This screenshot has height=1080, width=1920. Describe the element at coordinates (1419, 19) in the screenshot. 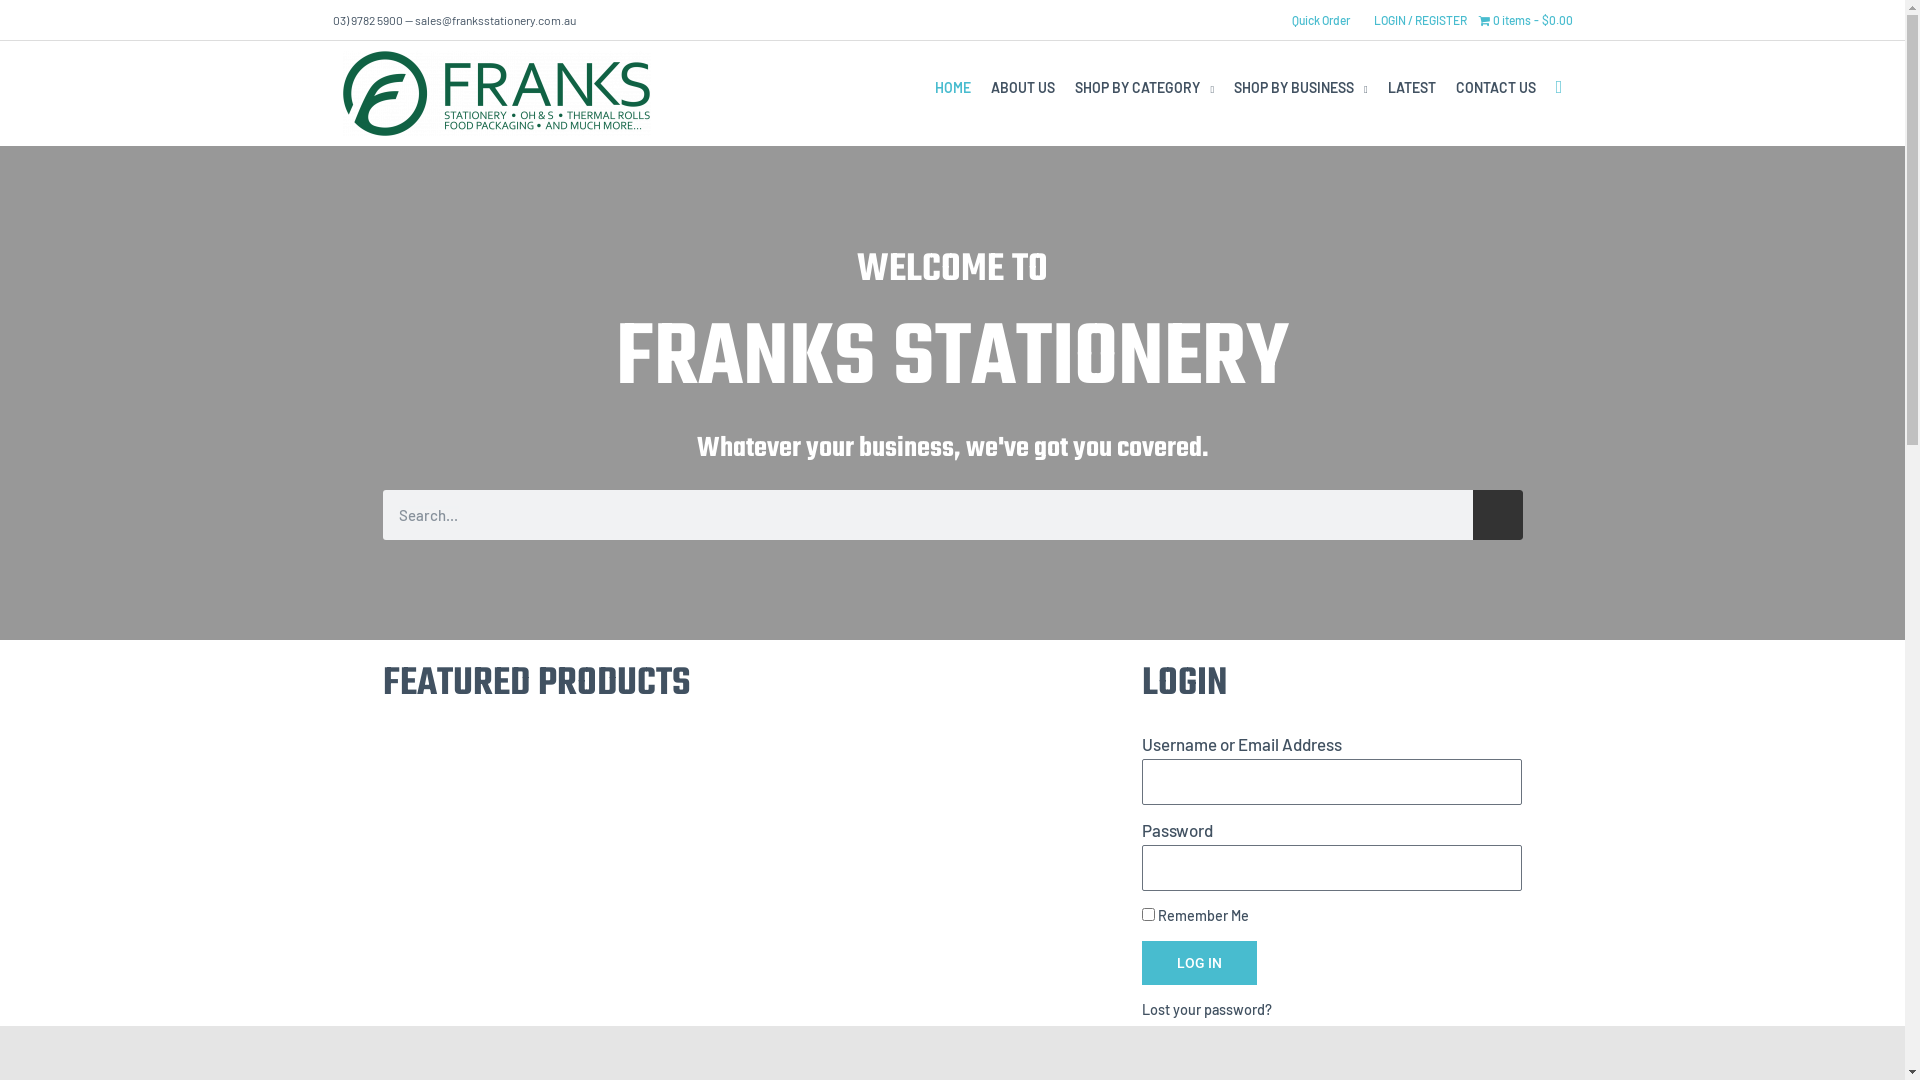

I see `'LOGIN / REGISTER'` at that location.